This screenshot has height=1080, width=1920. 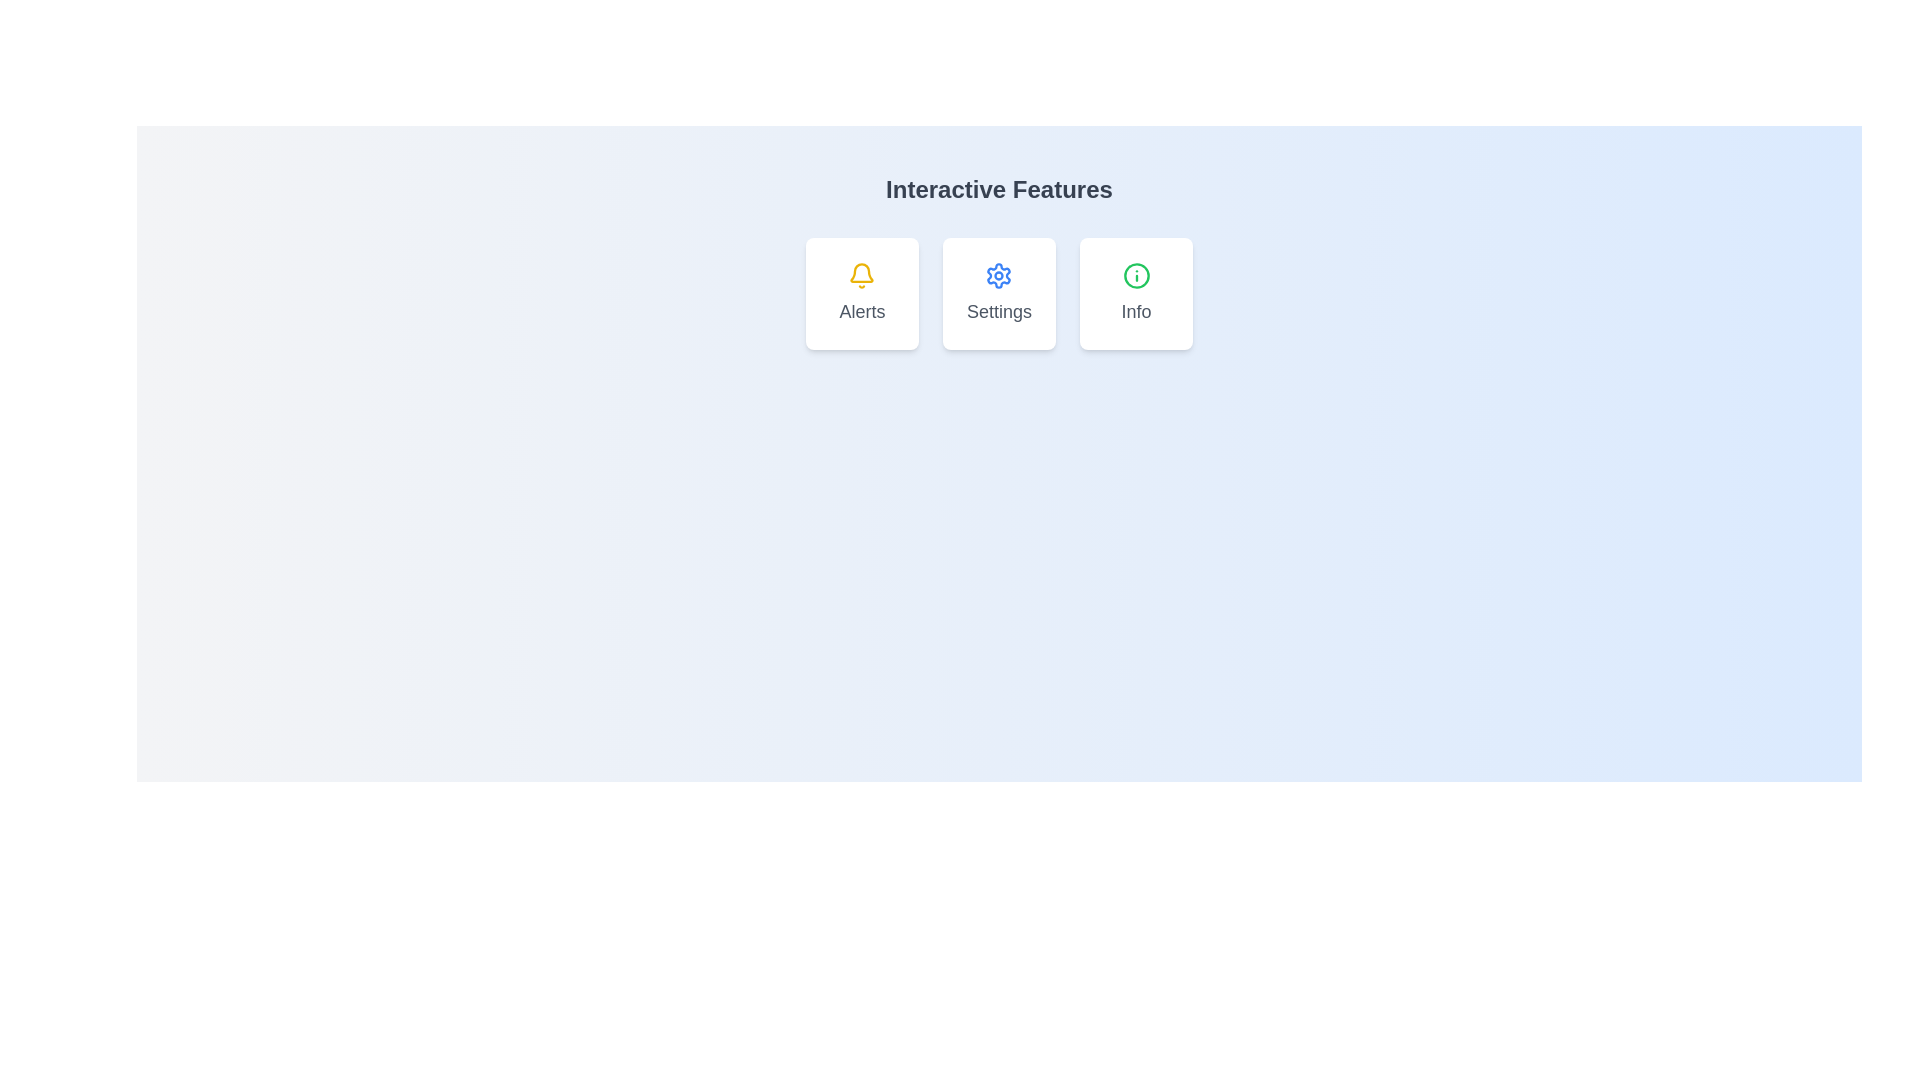 What do you see at coordinates (999, 189) in the screenshot?
I see `text from the Text Header that displays 'Interactive Features', which is styled in a large, bold, gray font and is positioned at the top center above the cards labeled Alerts, Settings, and Info` at bounding box center [999, 189].